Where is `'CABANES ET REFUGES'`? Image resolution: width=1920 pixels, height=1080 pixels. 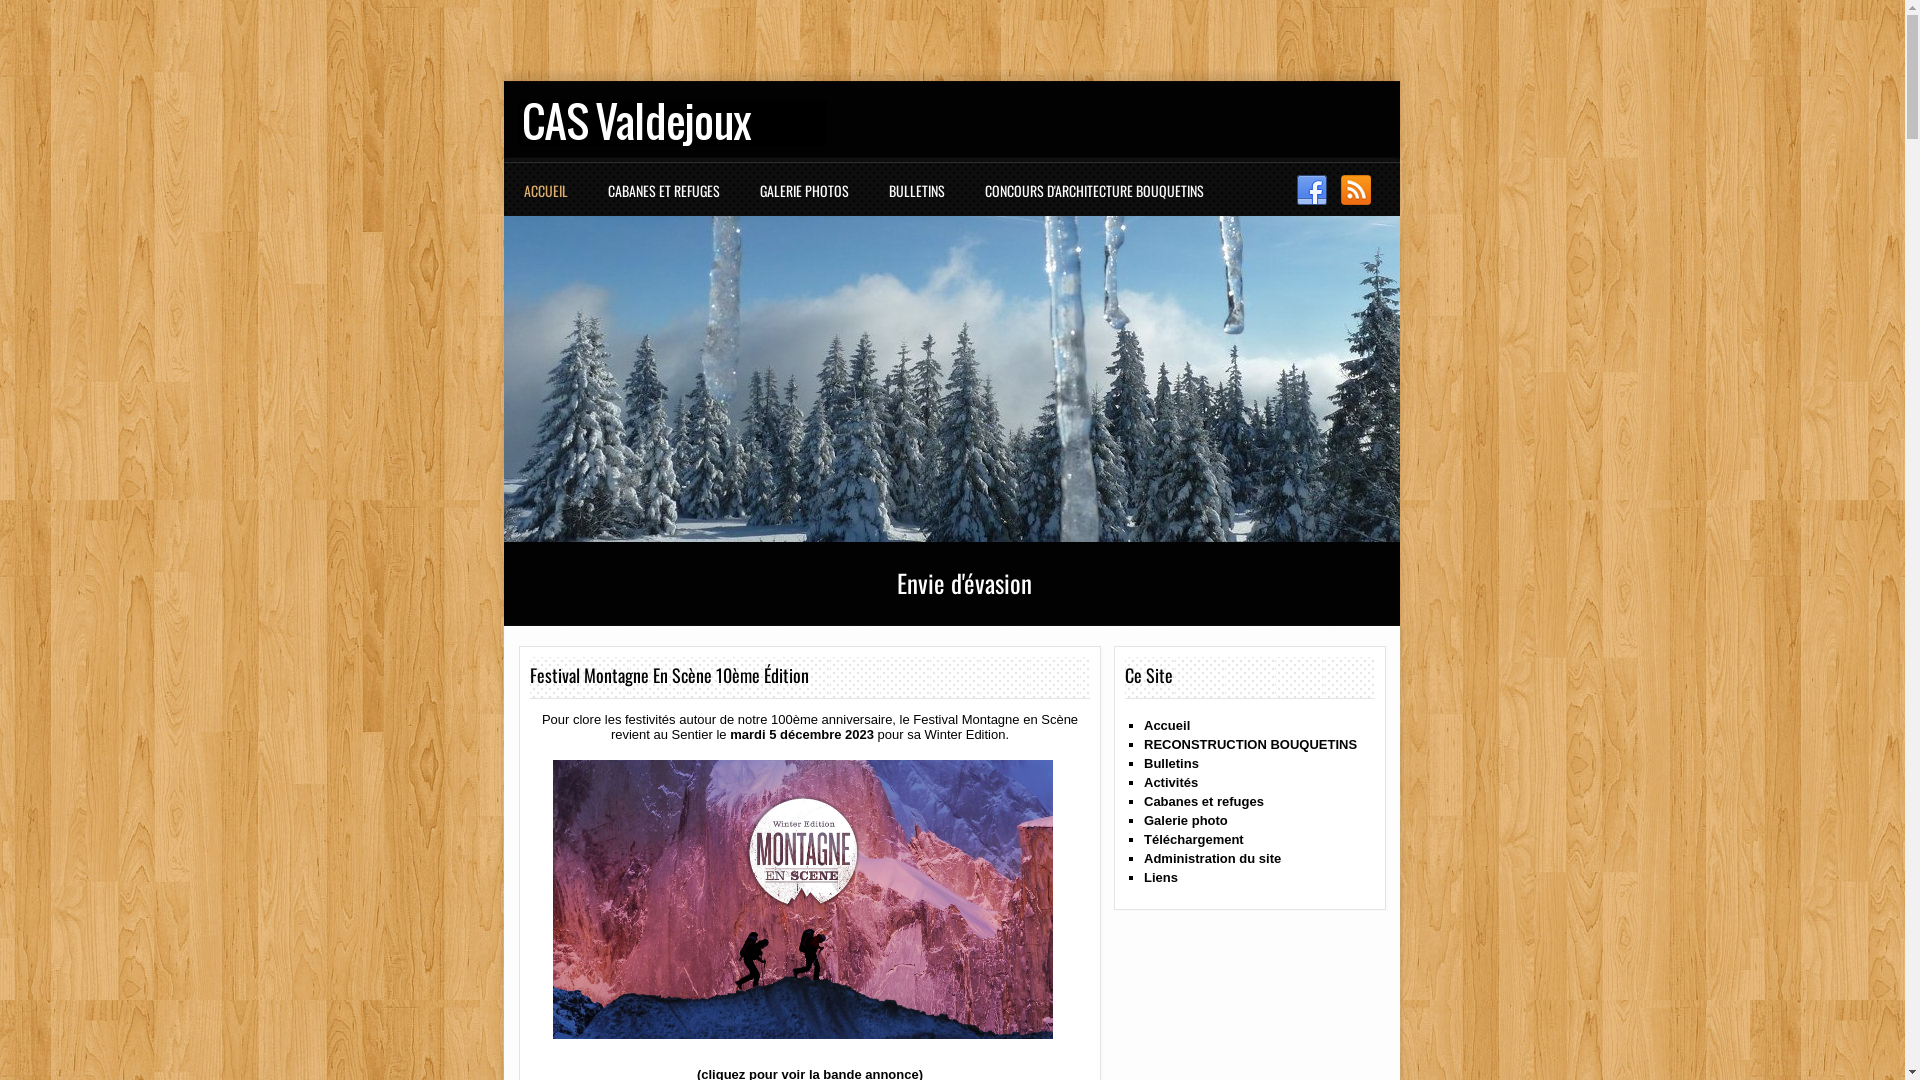
'CABANES ET REFUGES' is located at coordinates (668, 200).